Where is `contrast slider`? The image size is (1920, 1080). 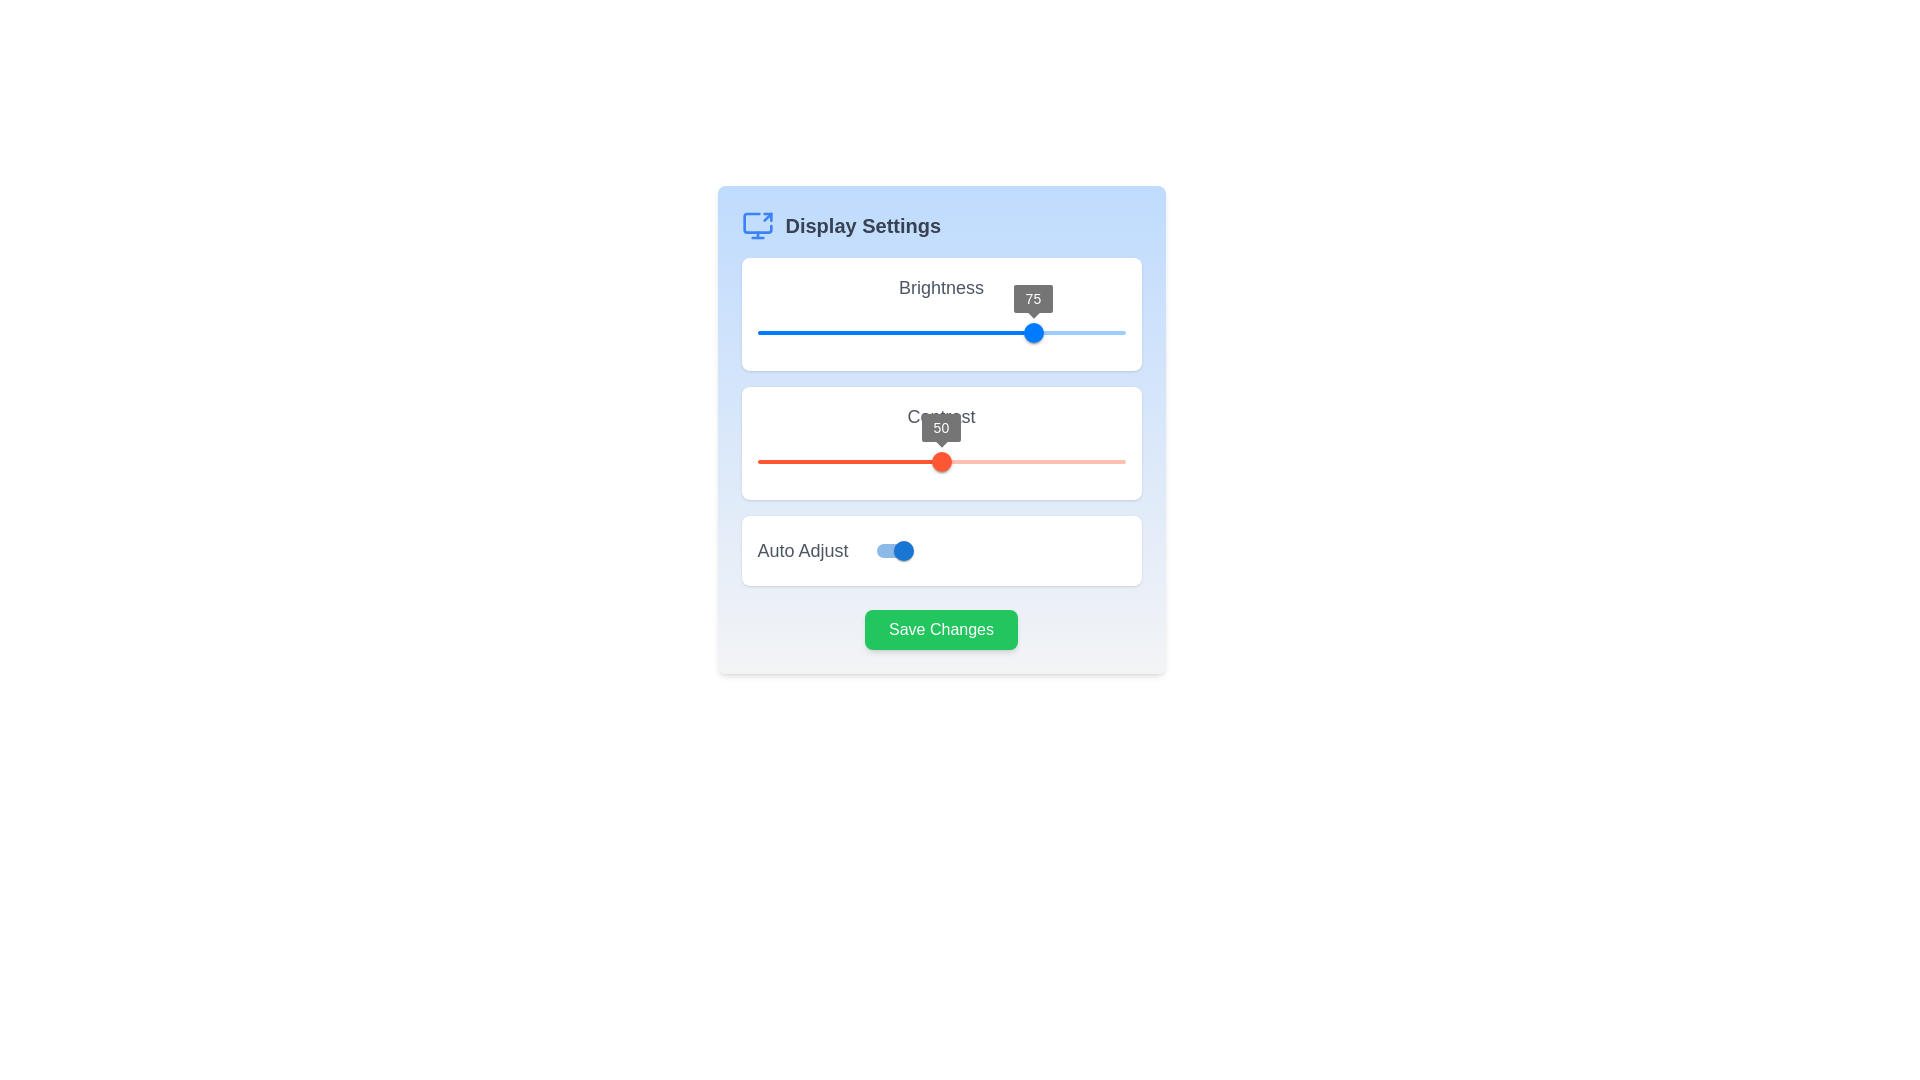 contrast slider is located at coordinates (838, 462).